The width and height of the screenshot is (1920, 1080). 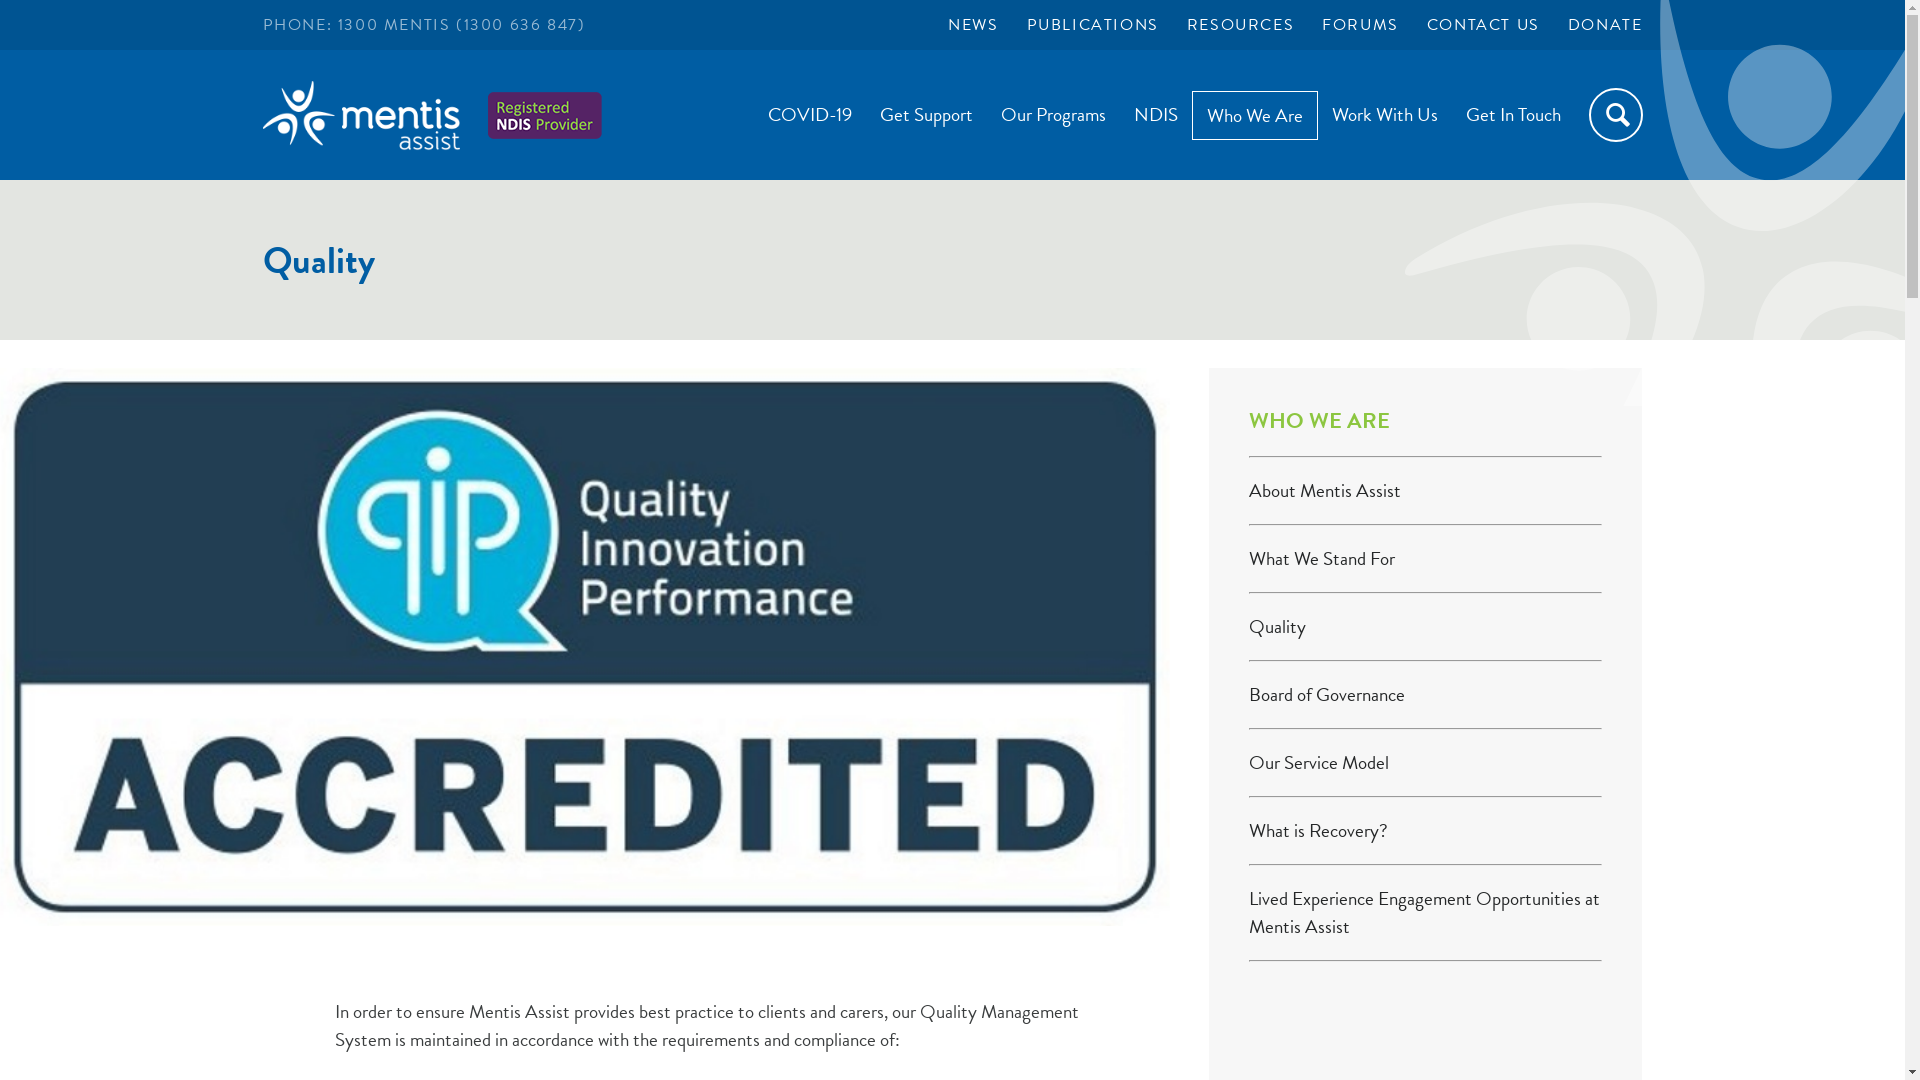 I want to click on 'RESOURCES', so click(x=1239, y=24).